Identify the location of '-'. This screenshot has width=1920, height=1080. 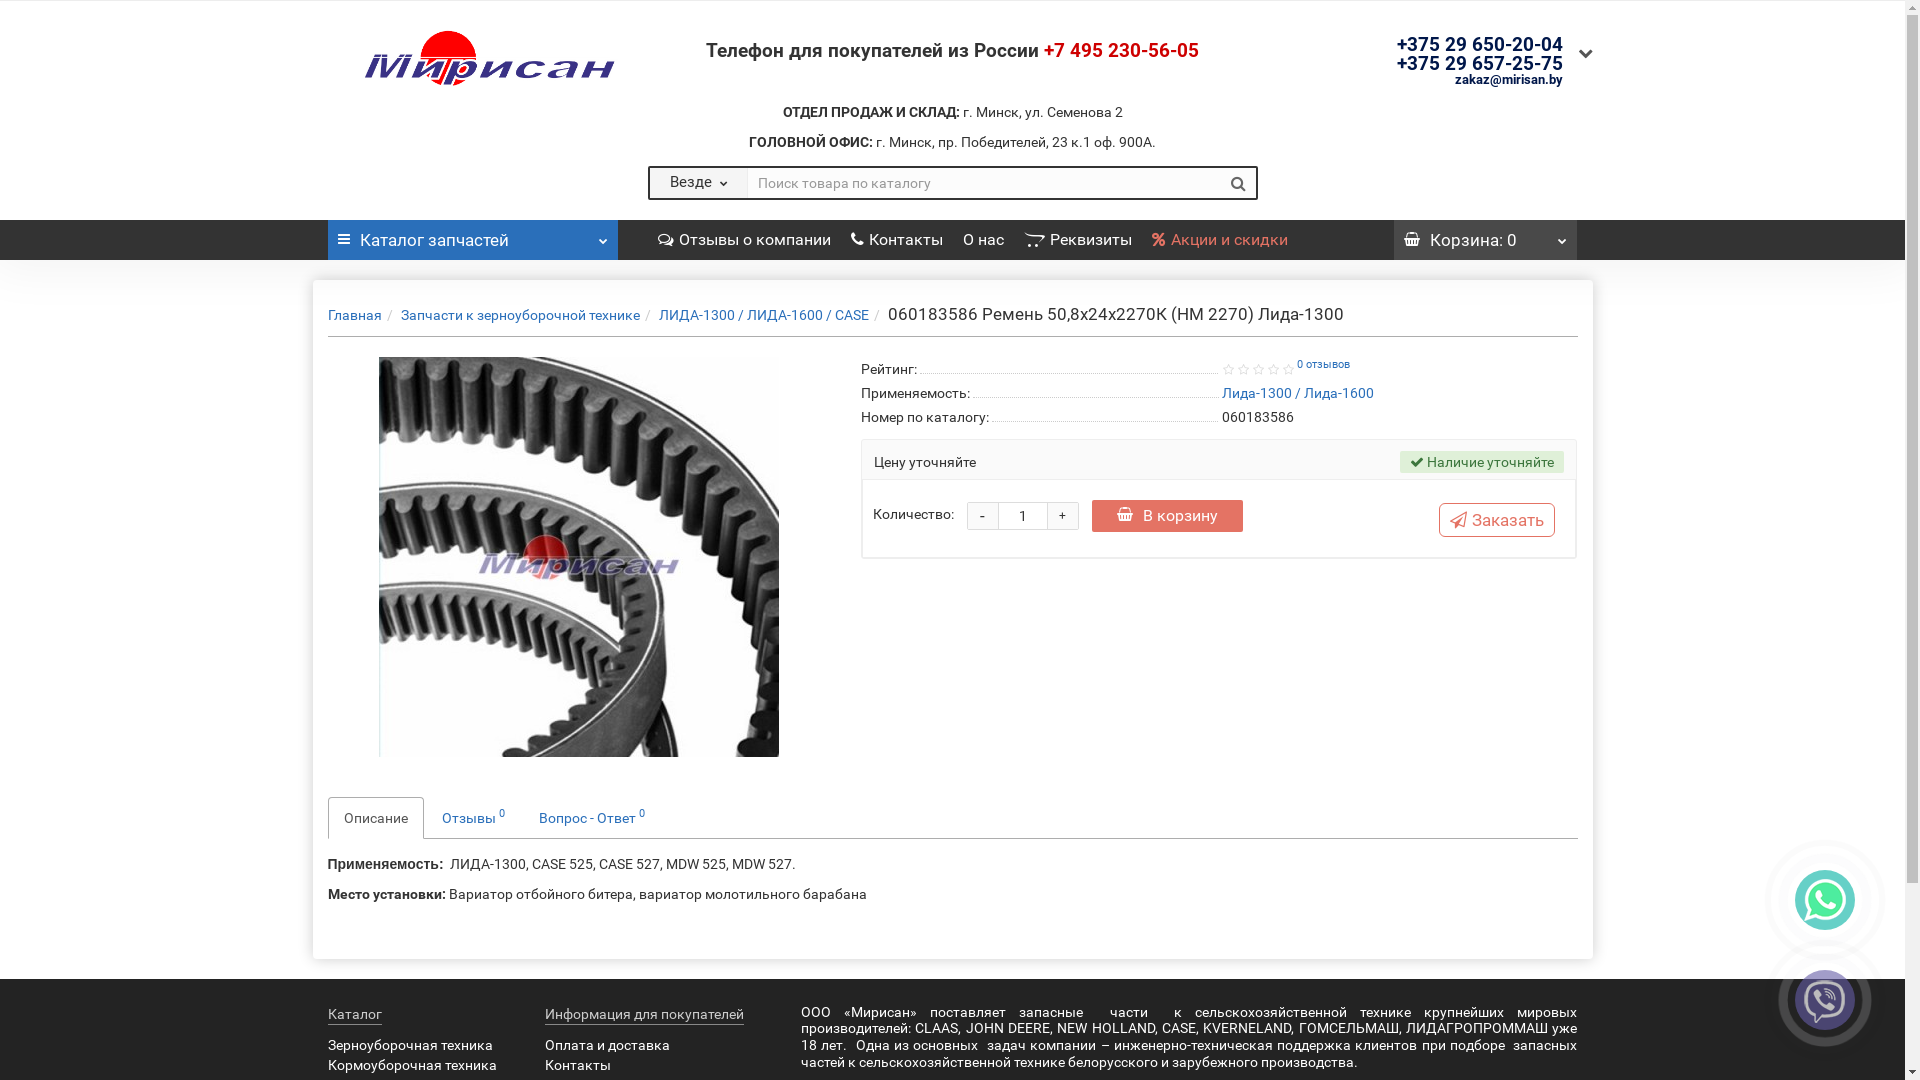
(983, 515).